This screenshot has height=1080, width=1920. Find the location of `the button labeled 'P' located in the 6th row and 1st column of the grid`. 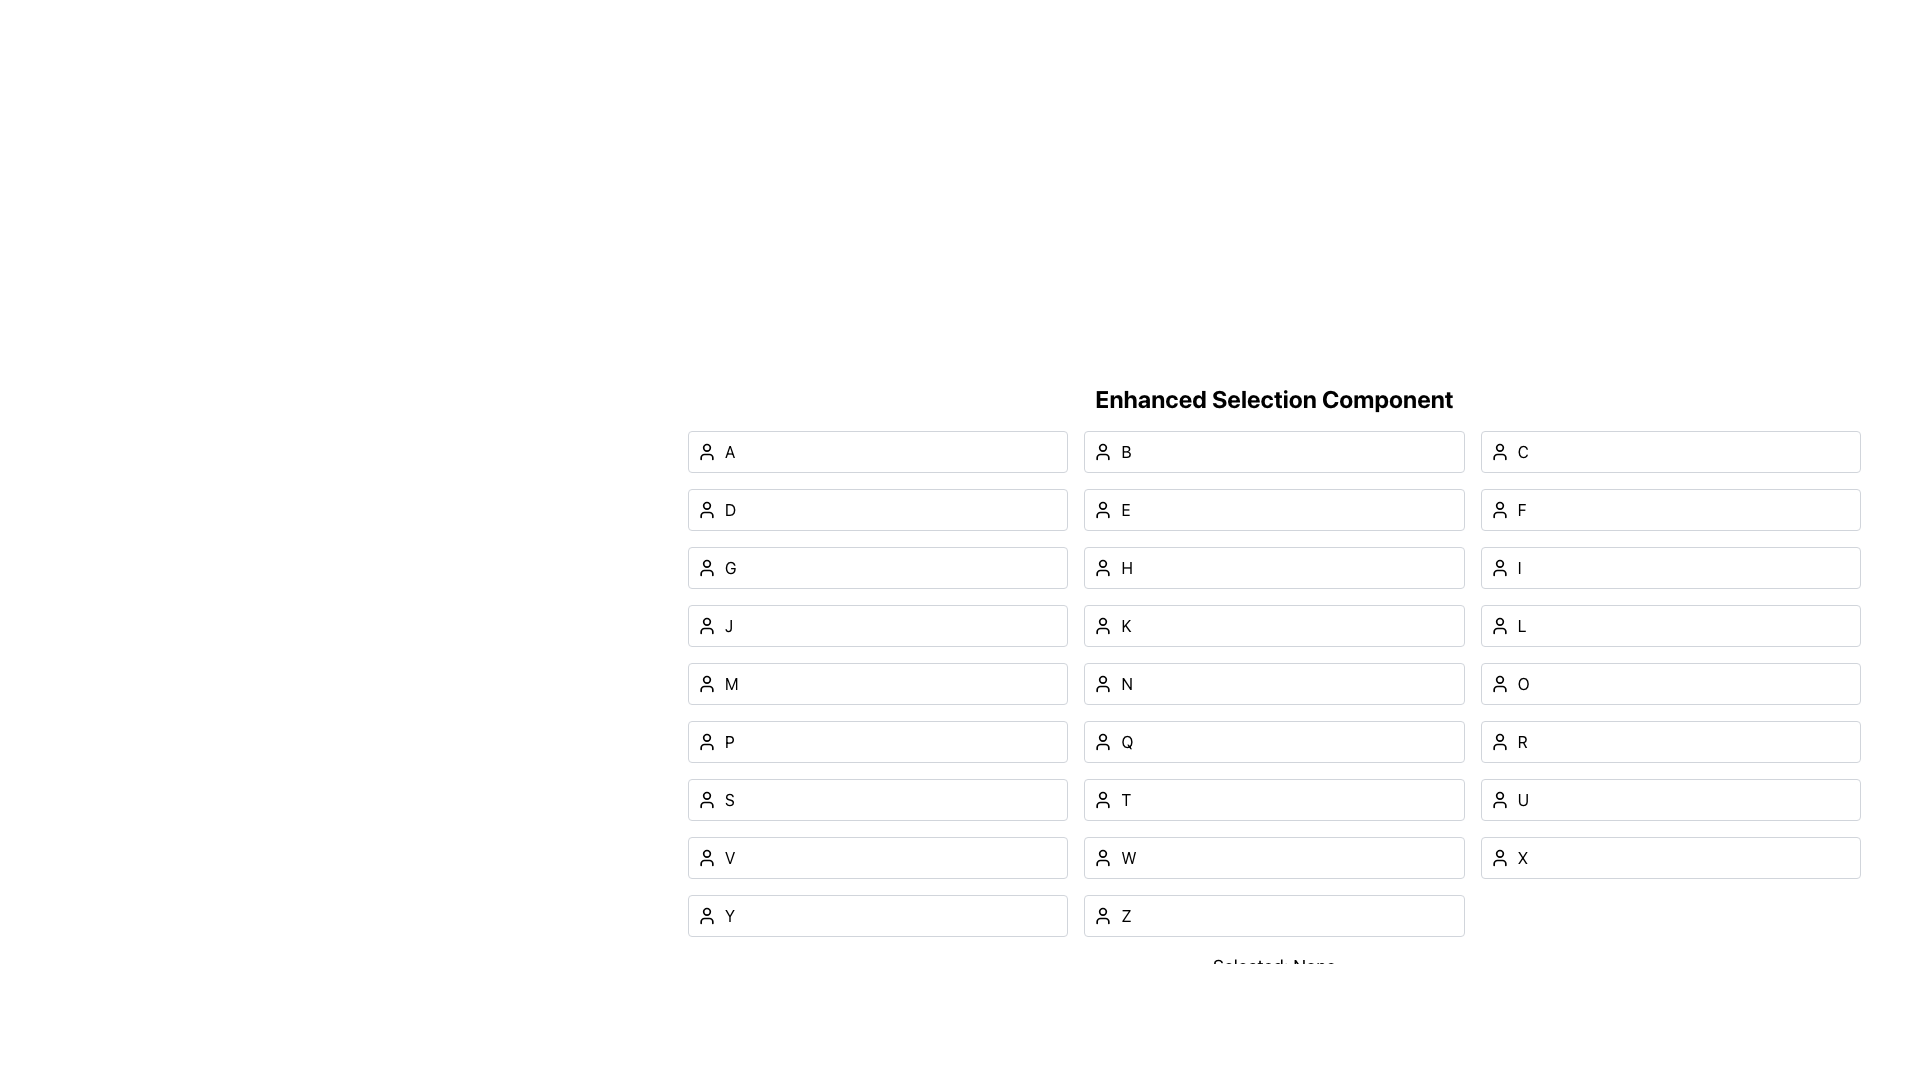

the button labeled 'P' located in the 6th row and 1st column of the grid is located at coordinates (878, 741).